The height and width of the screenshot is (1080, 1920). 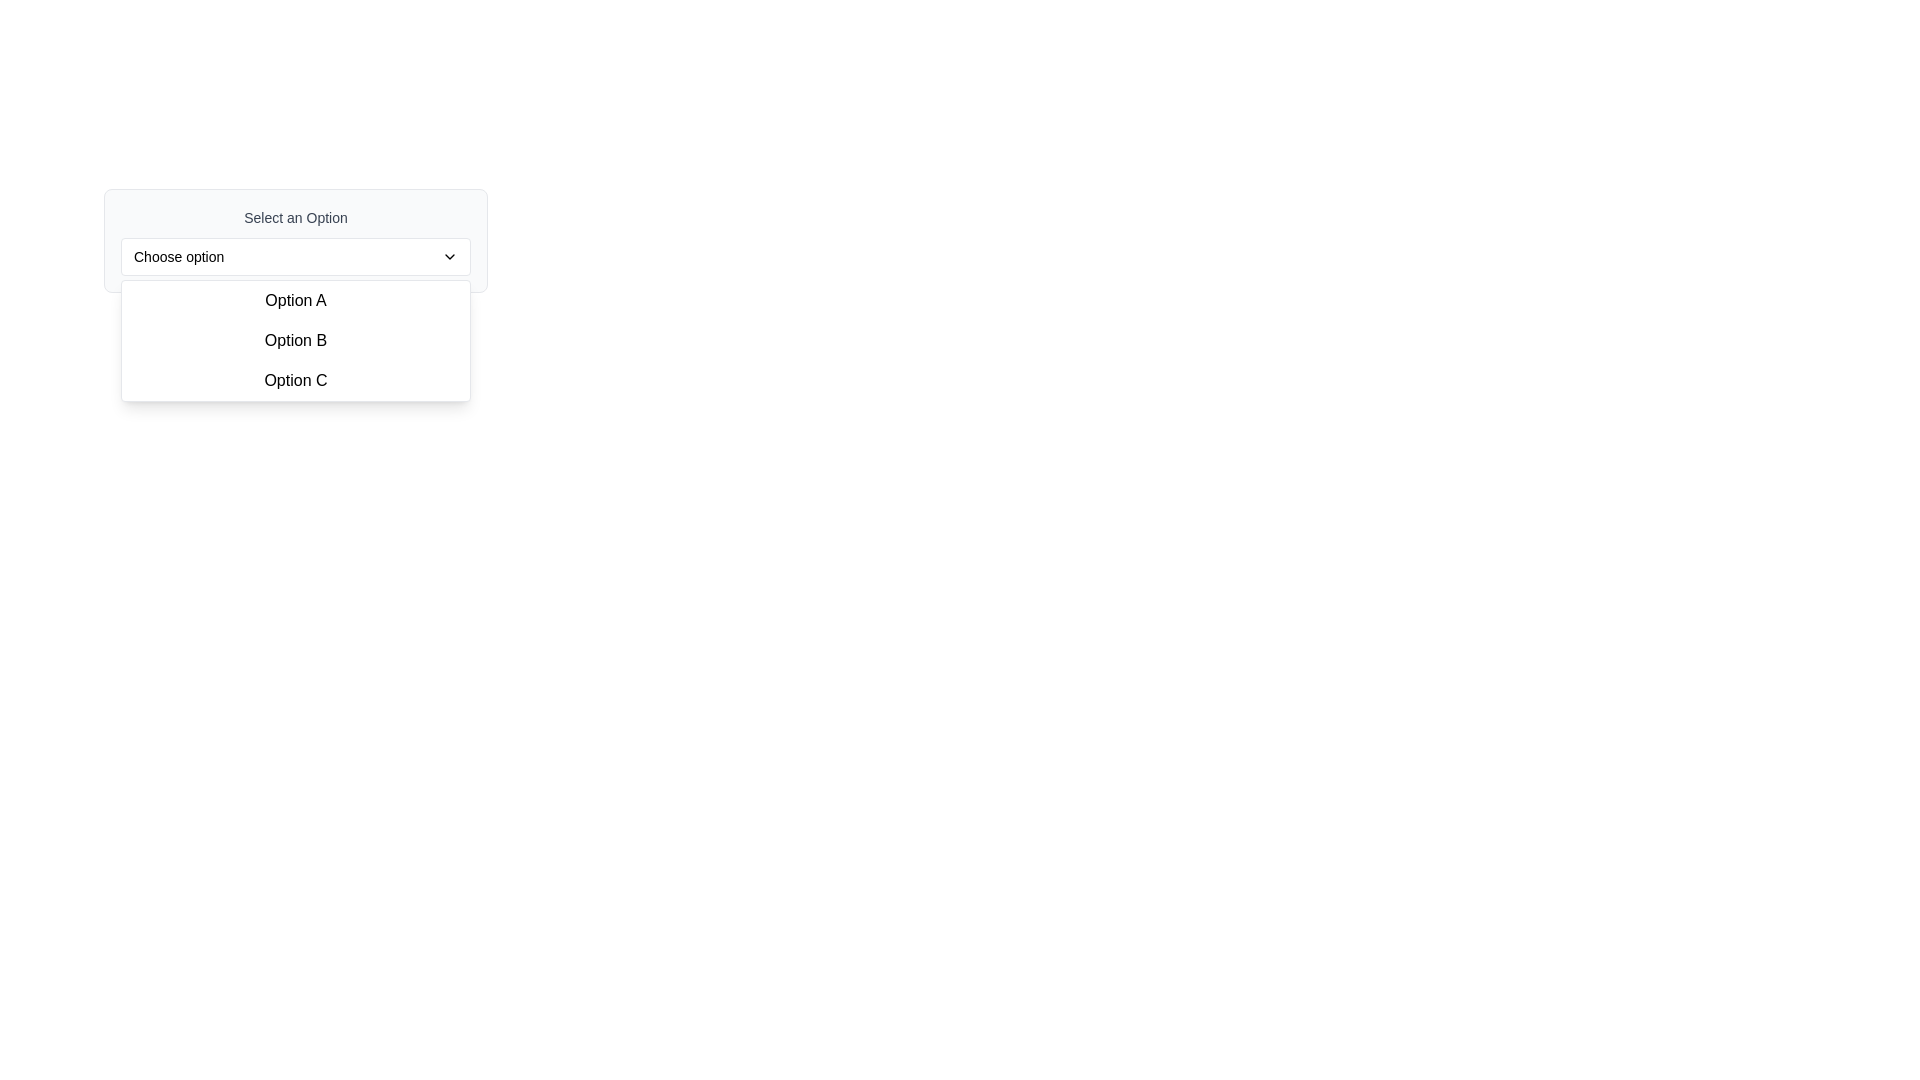 I want to click on the dropdown menu located below the title 'Select an Option', so click(x=463, y=337).